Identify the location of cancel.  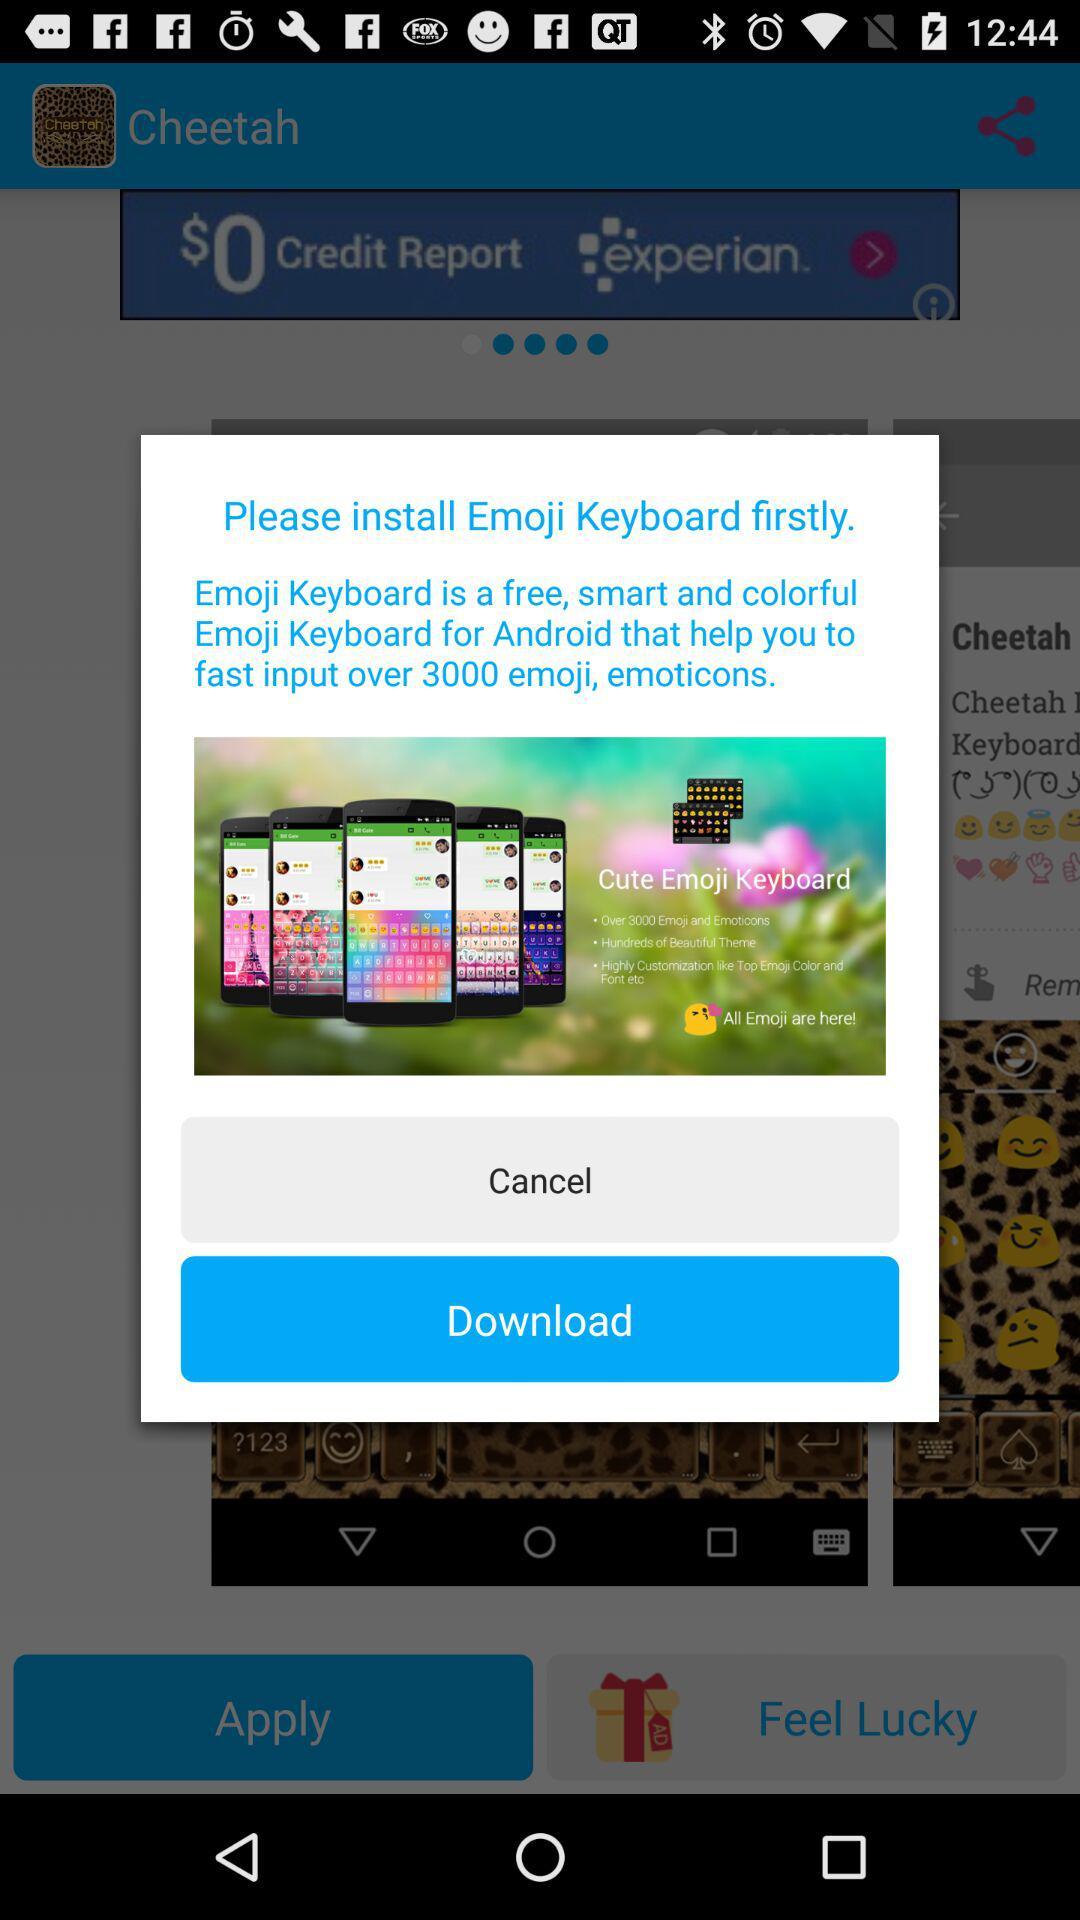
(540, 1179).